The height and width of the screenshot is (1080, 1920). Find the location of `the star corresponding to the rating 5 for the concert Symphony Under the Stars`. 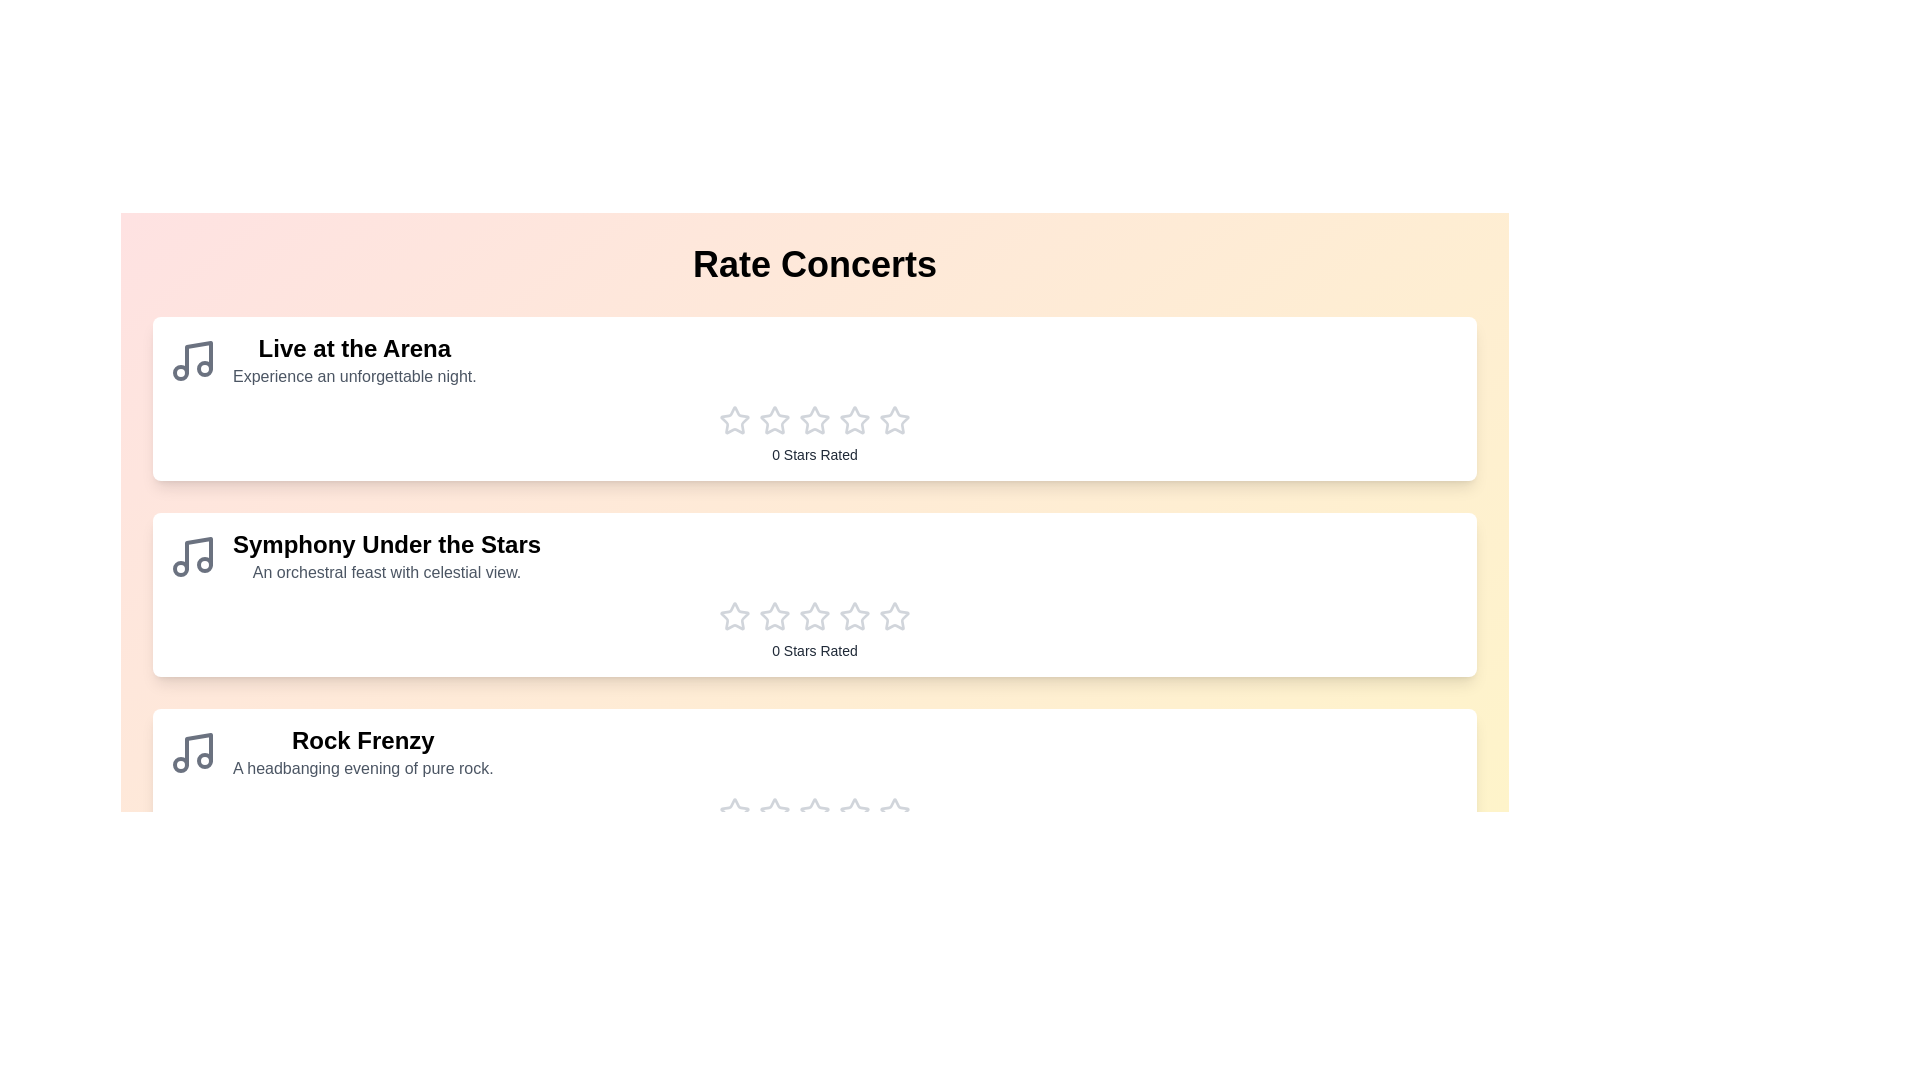

the star corresponding to the rating 5 for the concert Symphony Under the Stars is located at coordinates (893, 616).